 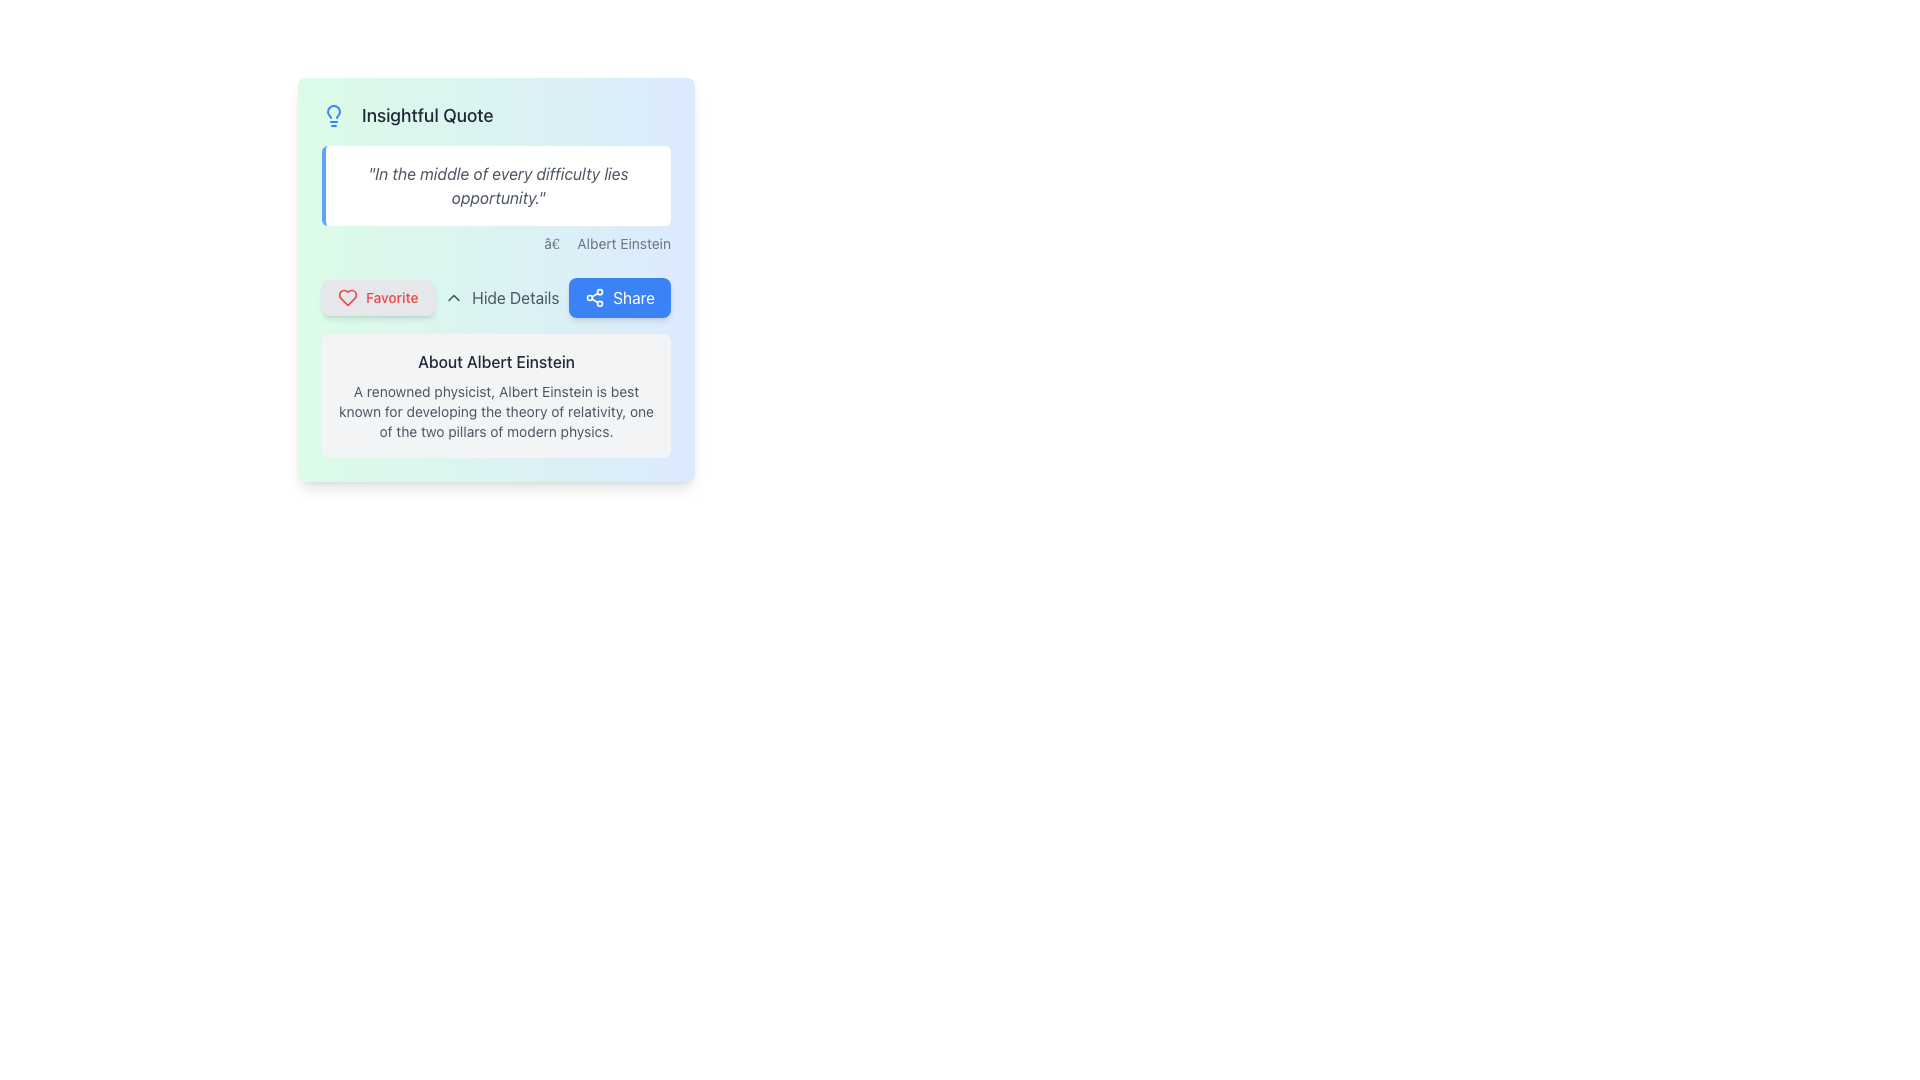 What do you see at coordinates (426, 115) in the screenshot?
I see `the text label displaying 'Insightful Quote', which is prominently positioned to the right of a blue lightbulb icon at the top left of a card-like component` at bounding box center [426, 115].